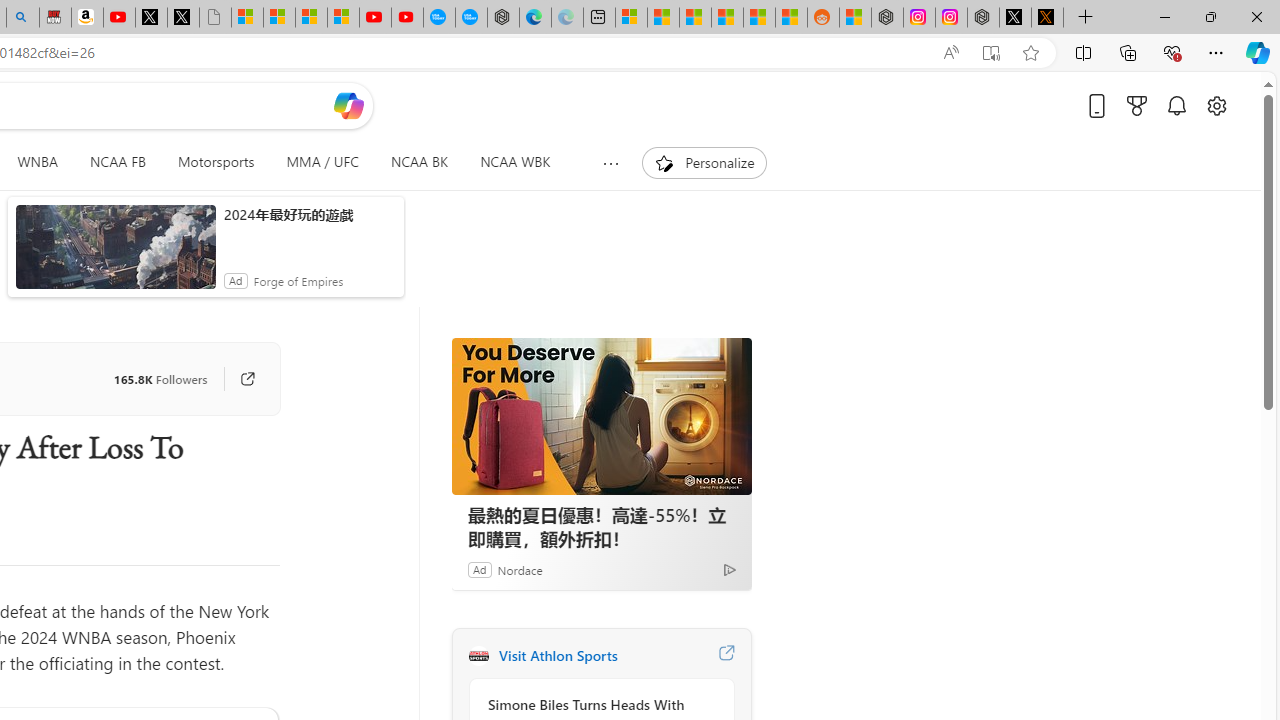 This screenshot has width=1280, height=720. What do you see at coordinates (37, 162) in the screenshot?
I see `'WNBA'` at bounding box center [37, 162].